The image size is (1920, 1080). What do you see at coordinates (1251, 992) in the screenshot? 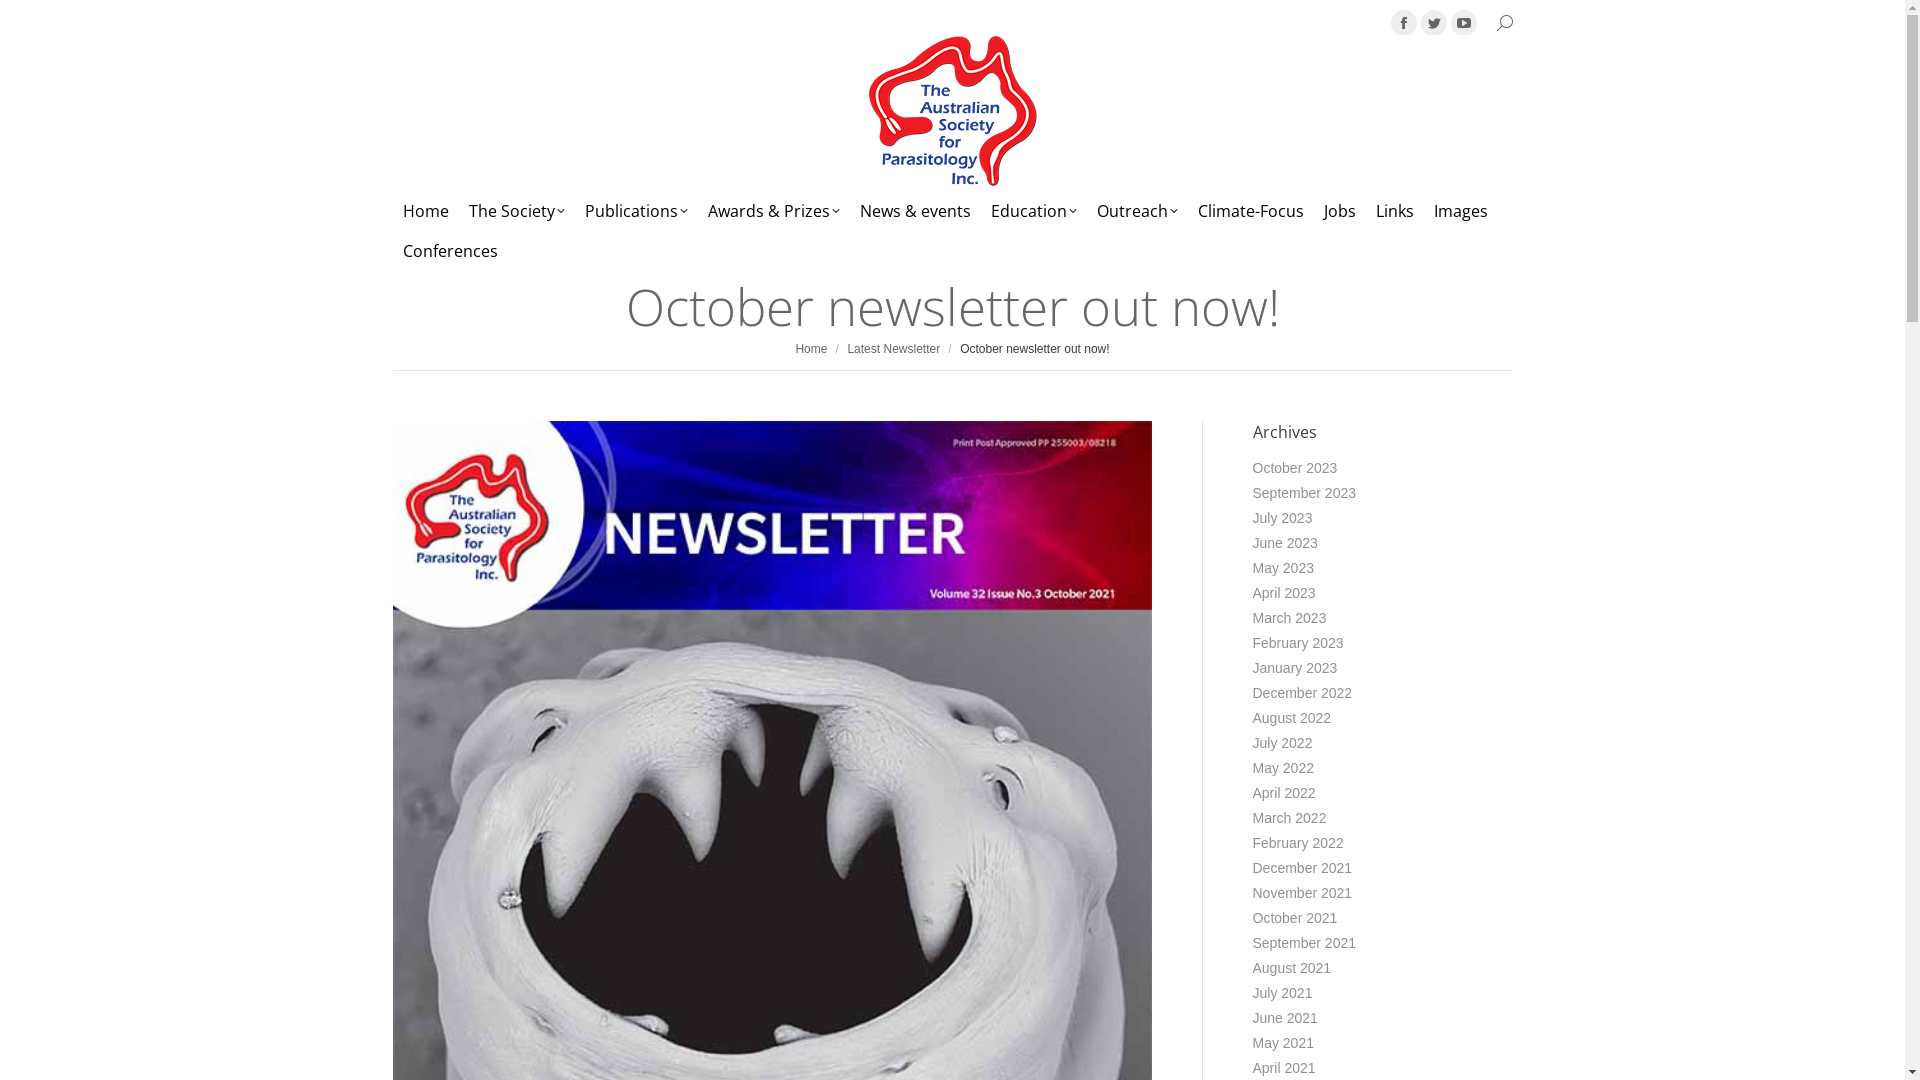
I see `'July 2021'` at bounding box center [1251, 992].